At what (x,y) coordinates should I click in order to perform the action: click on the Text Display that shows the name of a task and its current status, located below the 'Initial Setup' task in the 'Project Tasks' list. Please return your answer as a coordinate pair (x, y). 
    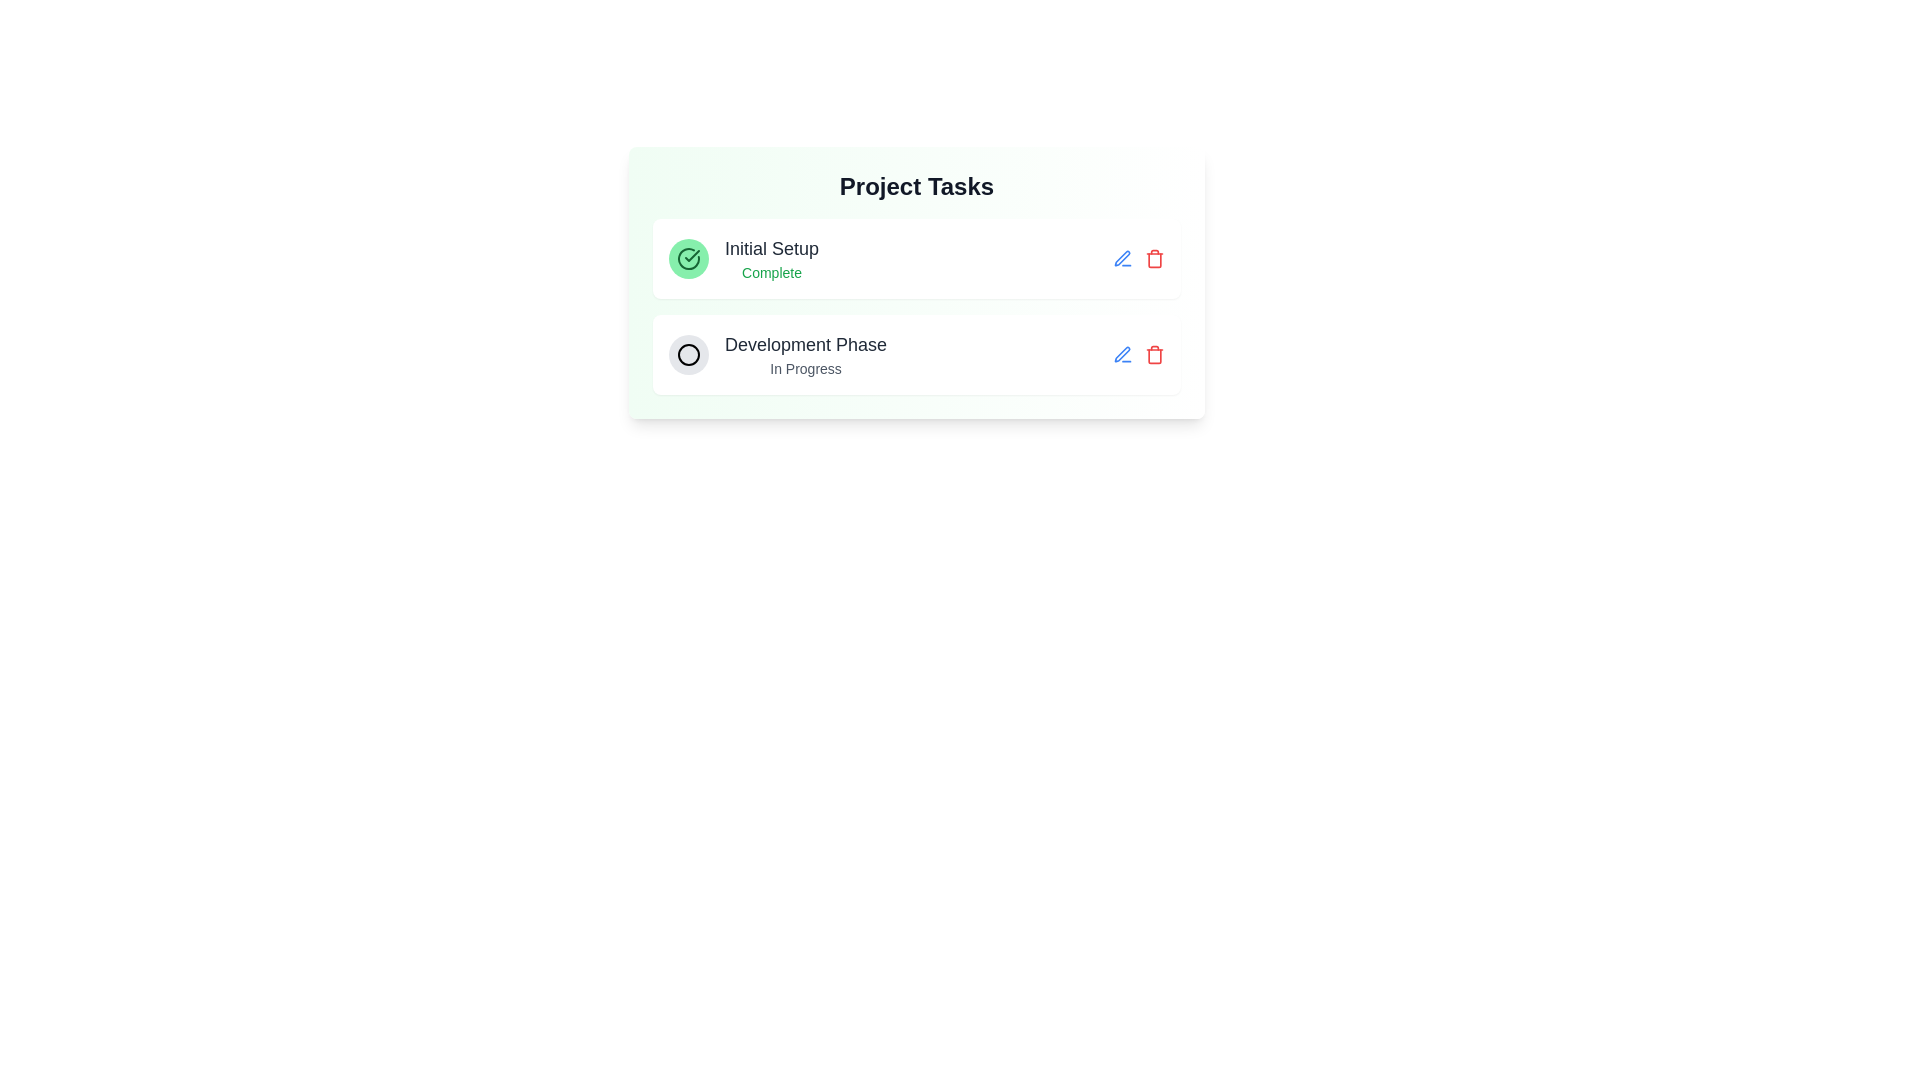
    Looking at the image, I should click on (806, 353).